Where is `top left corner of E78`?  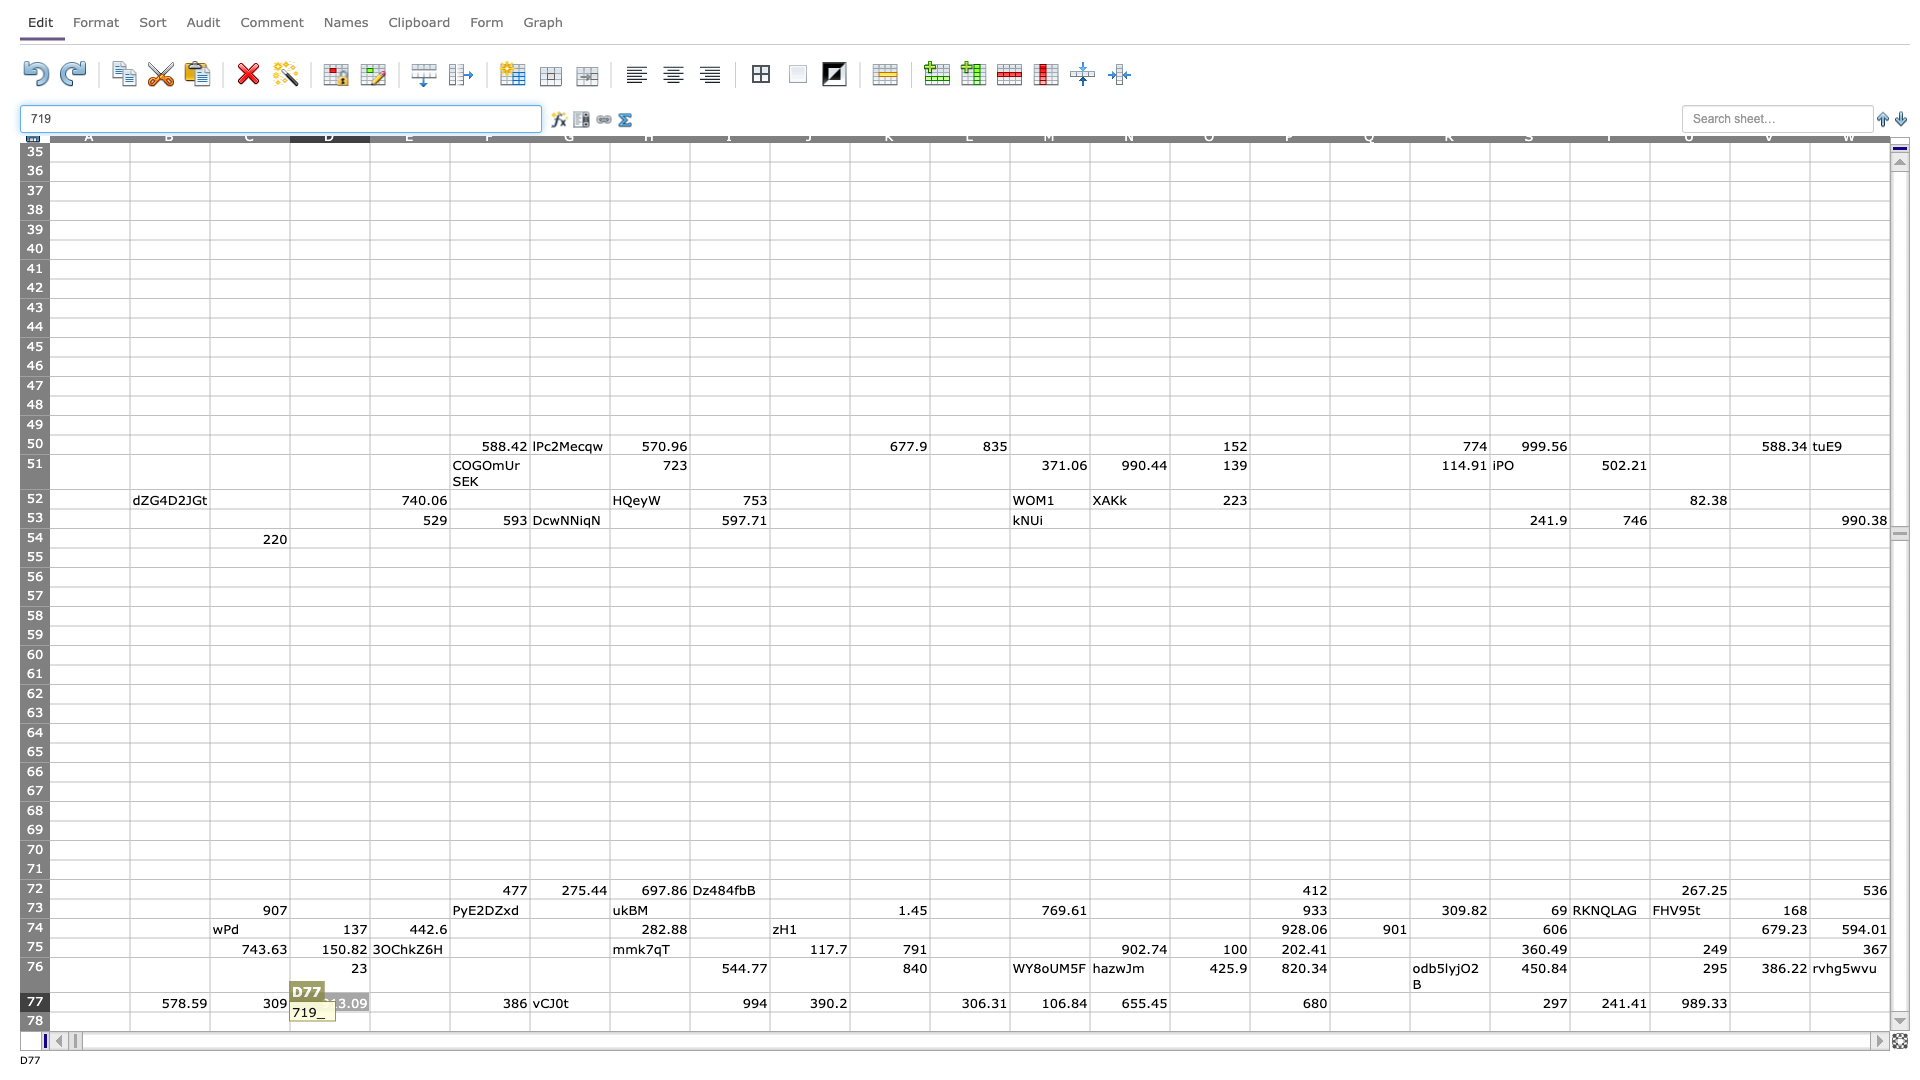 top left corner of E78 is located at coordinates (369, 1011).